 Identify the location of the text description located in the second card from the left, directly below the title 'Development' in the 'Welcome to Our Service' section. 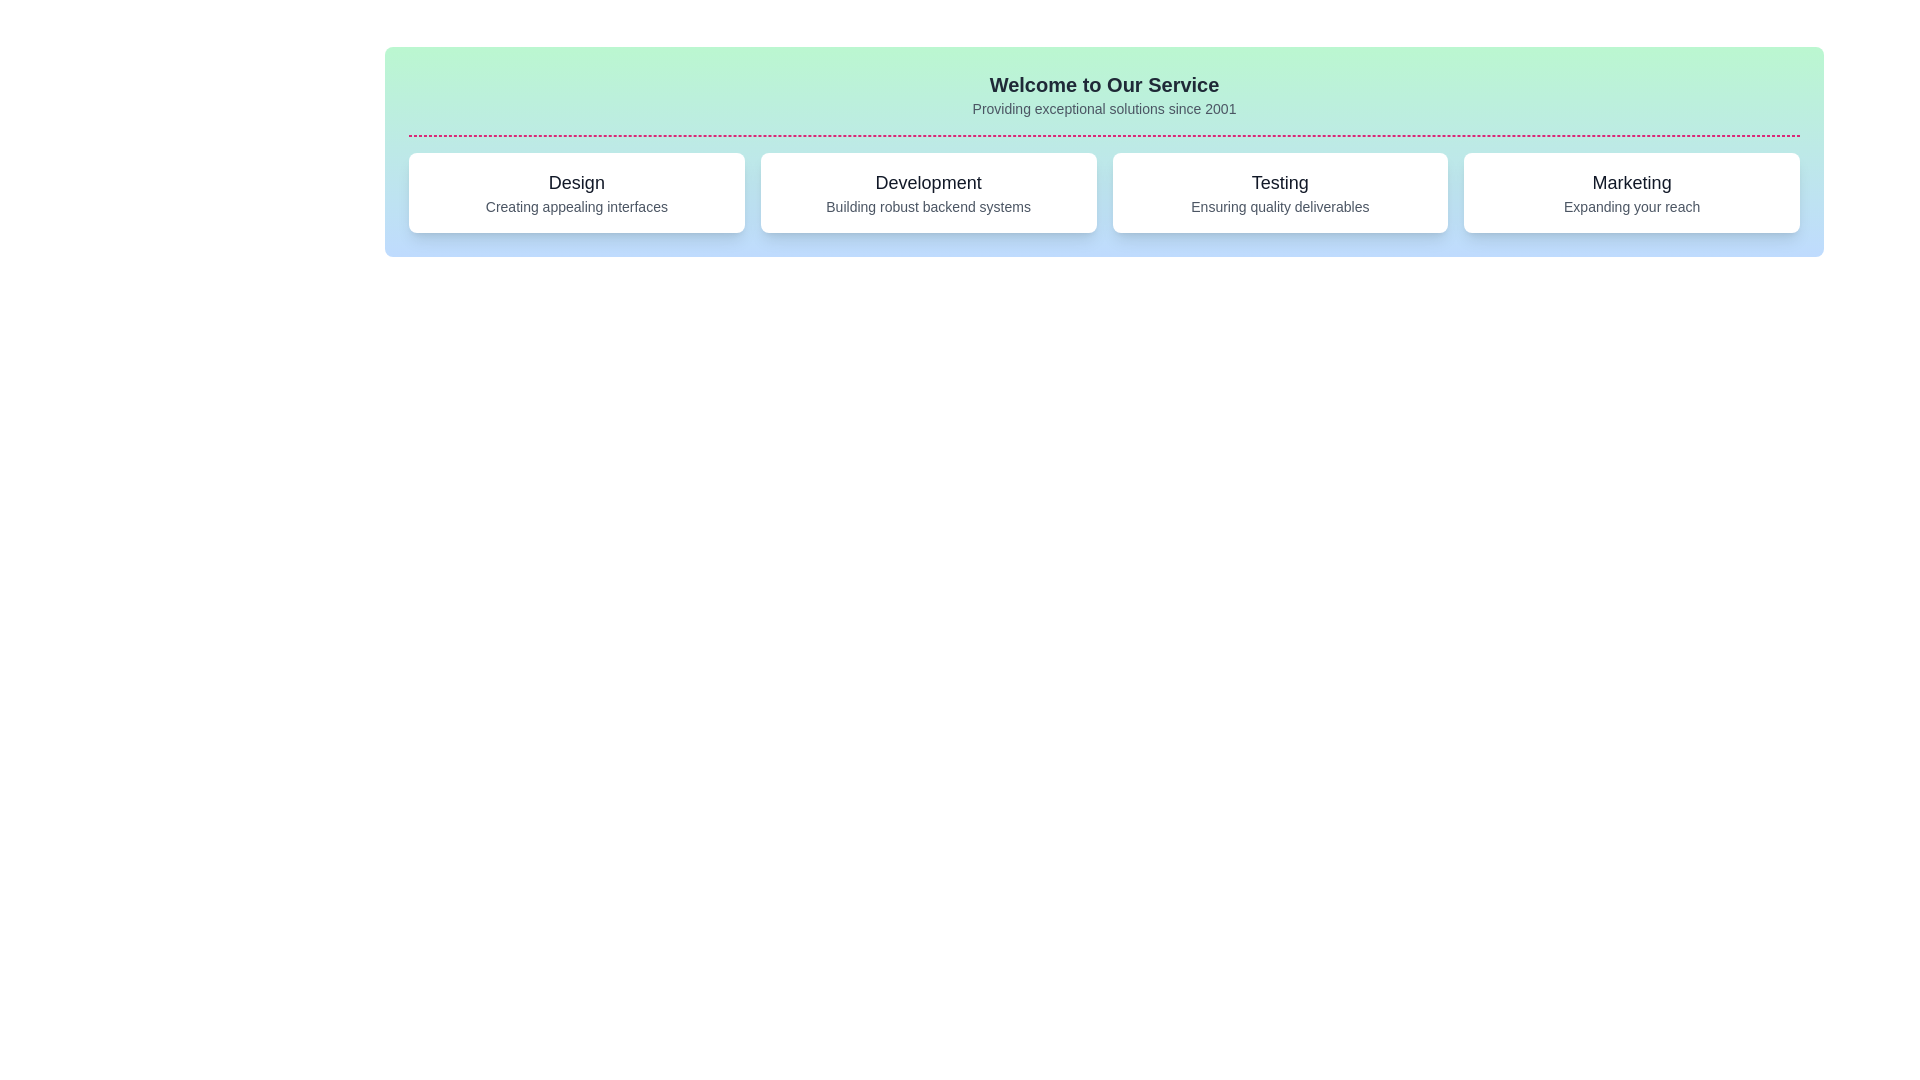
(927, 207).